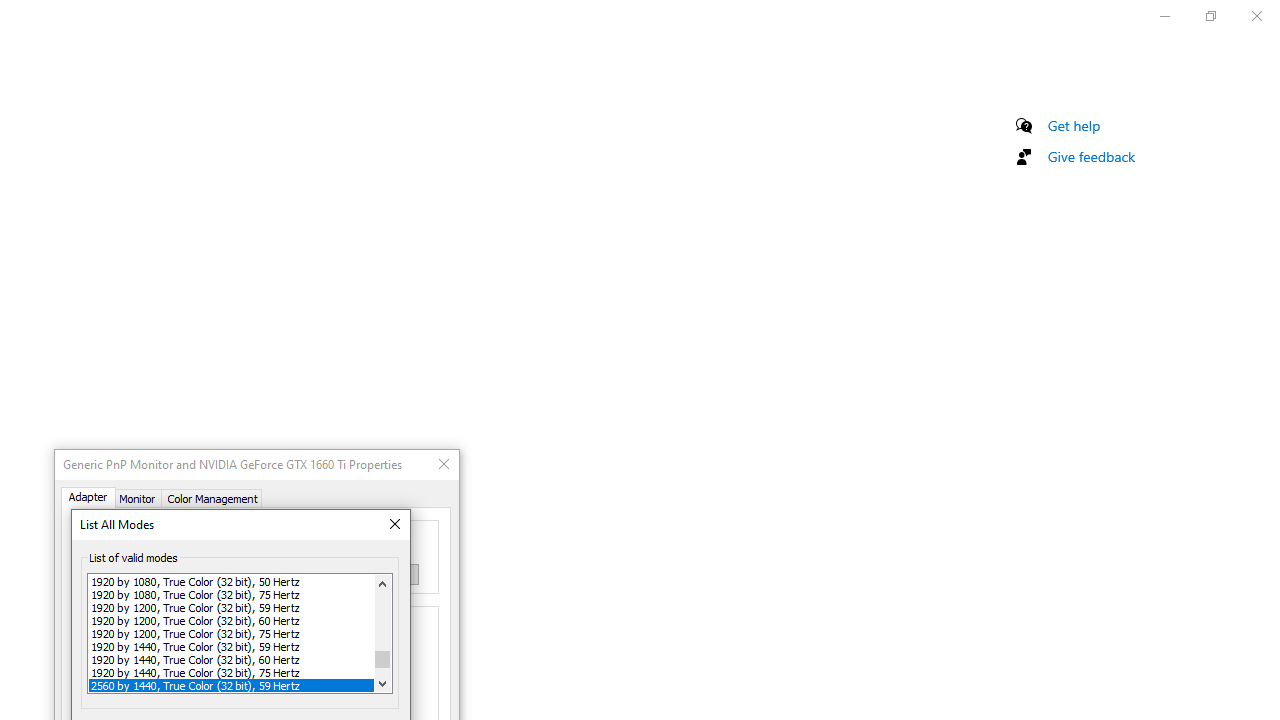  I want to click on '1920 by 1080, True Color (32 bit), 50 Hertz', so click(231, 581).